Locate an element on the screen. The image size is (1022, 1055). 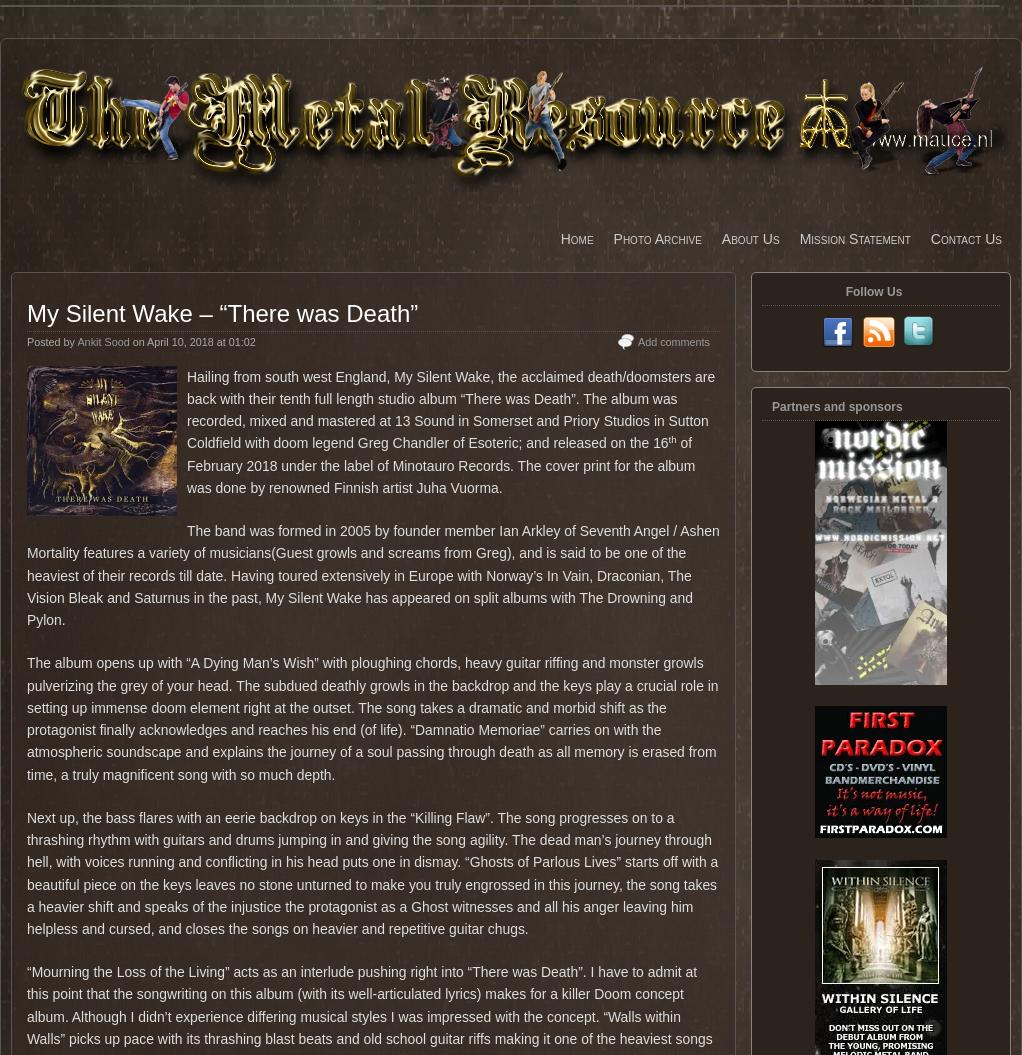
'Posted by' is located at coordinates (52, 341).